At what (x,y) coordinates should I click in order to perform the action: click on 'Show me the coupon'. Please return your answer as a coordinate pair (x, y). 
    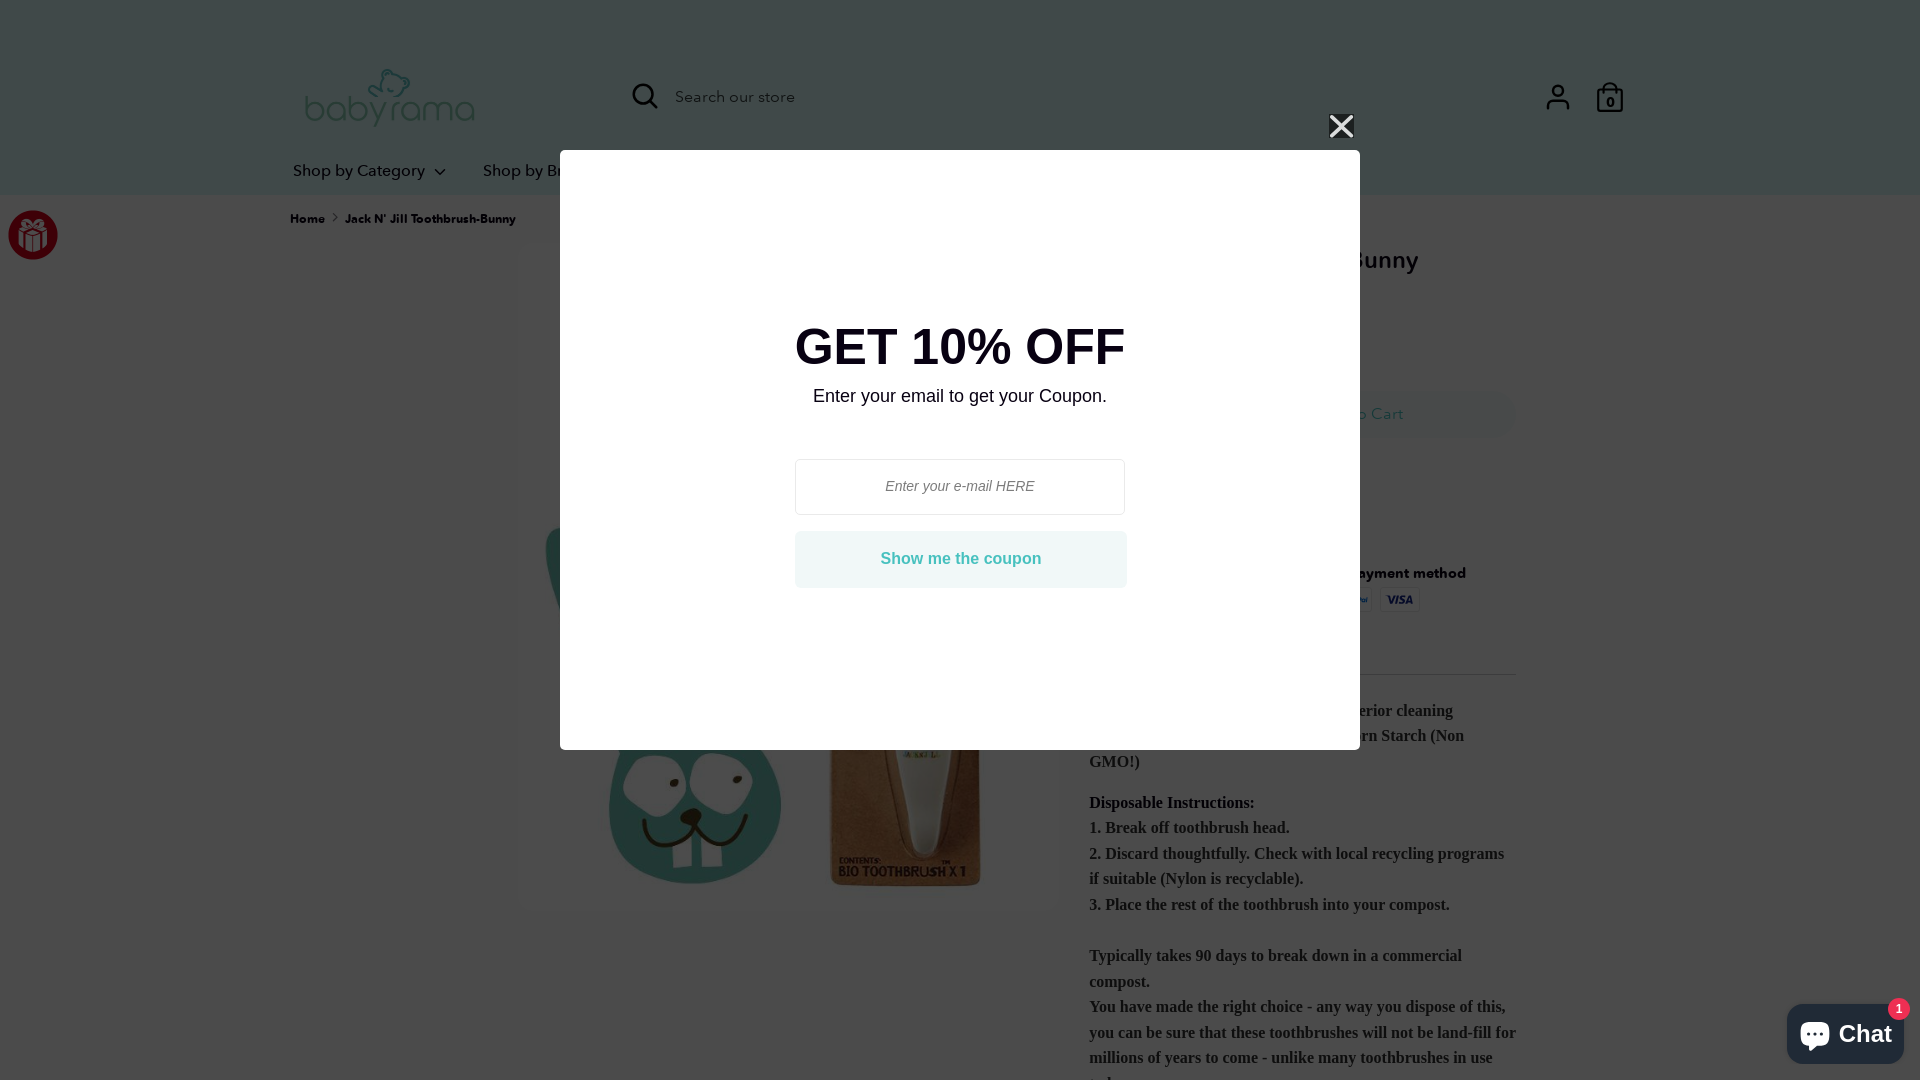
    Looking at the image, I should click on (961, 559).